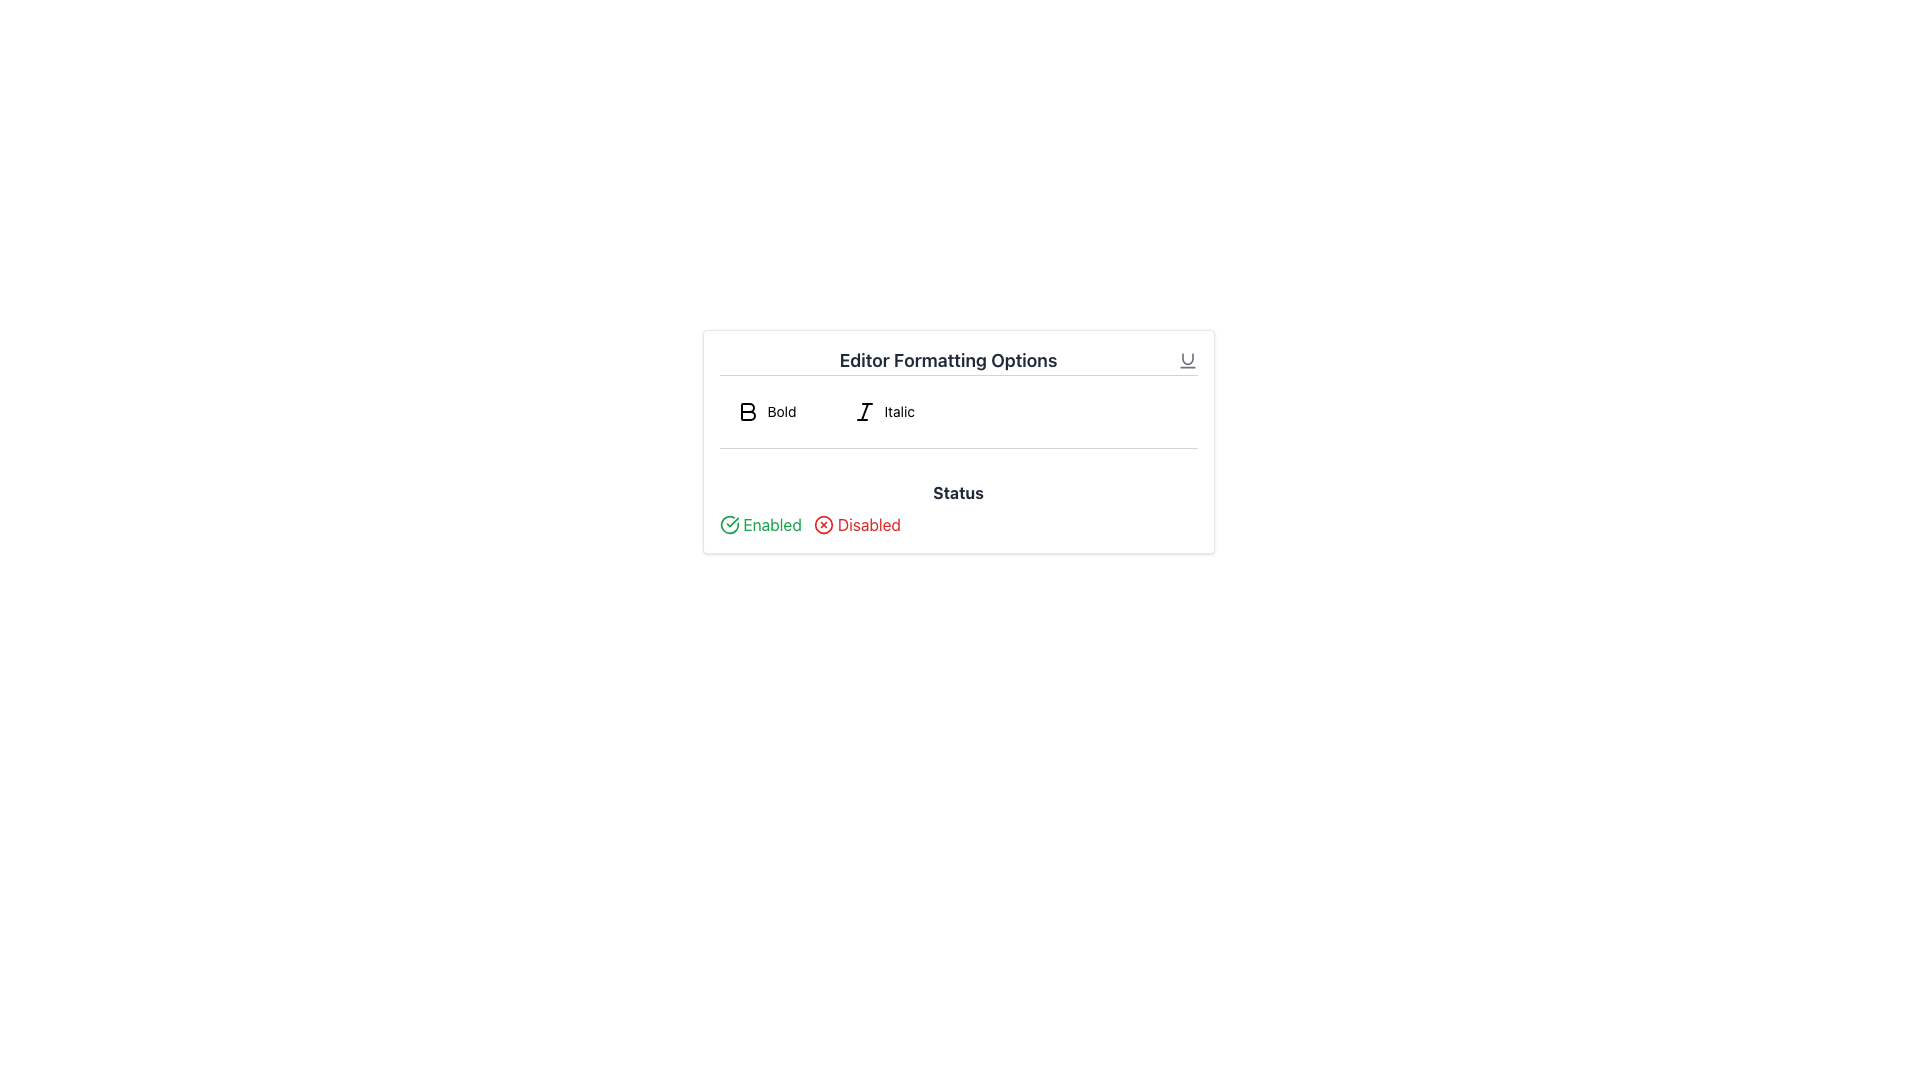 Image resolution: width=1920 pixels, height=1080 pixels. What do you see at coordinates (747, 411) in the screenshot?
I see `the bold 'B' icon` at bounding box center [747, 411].